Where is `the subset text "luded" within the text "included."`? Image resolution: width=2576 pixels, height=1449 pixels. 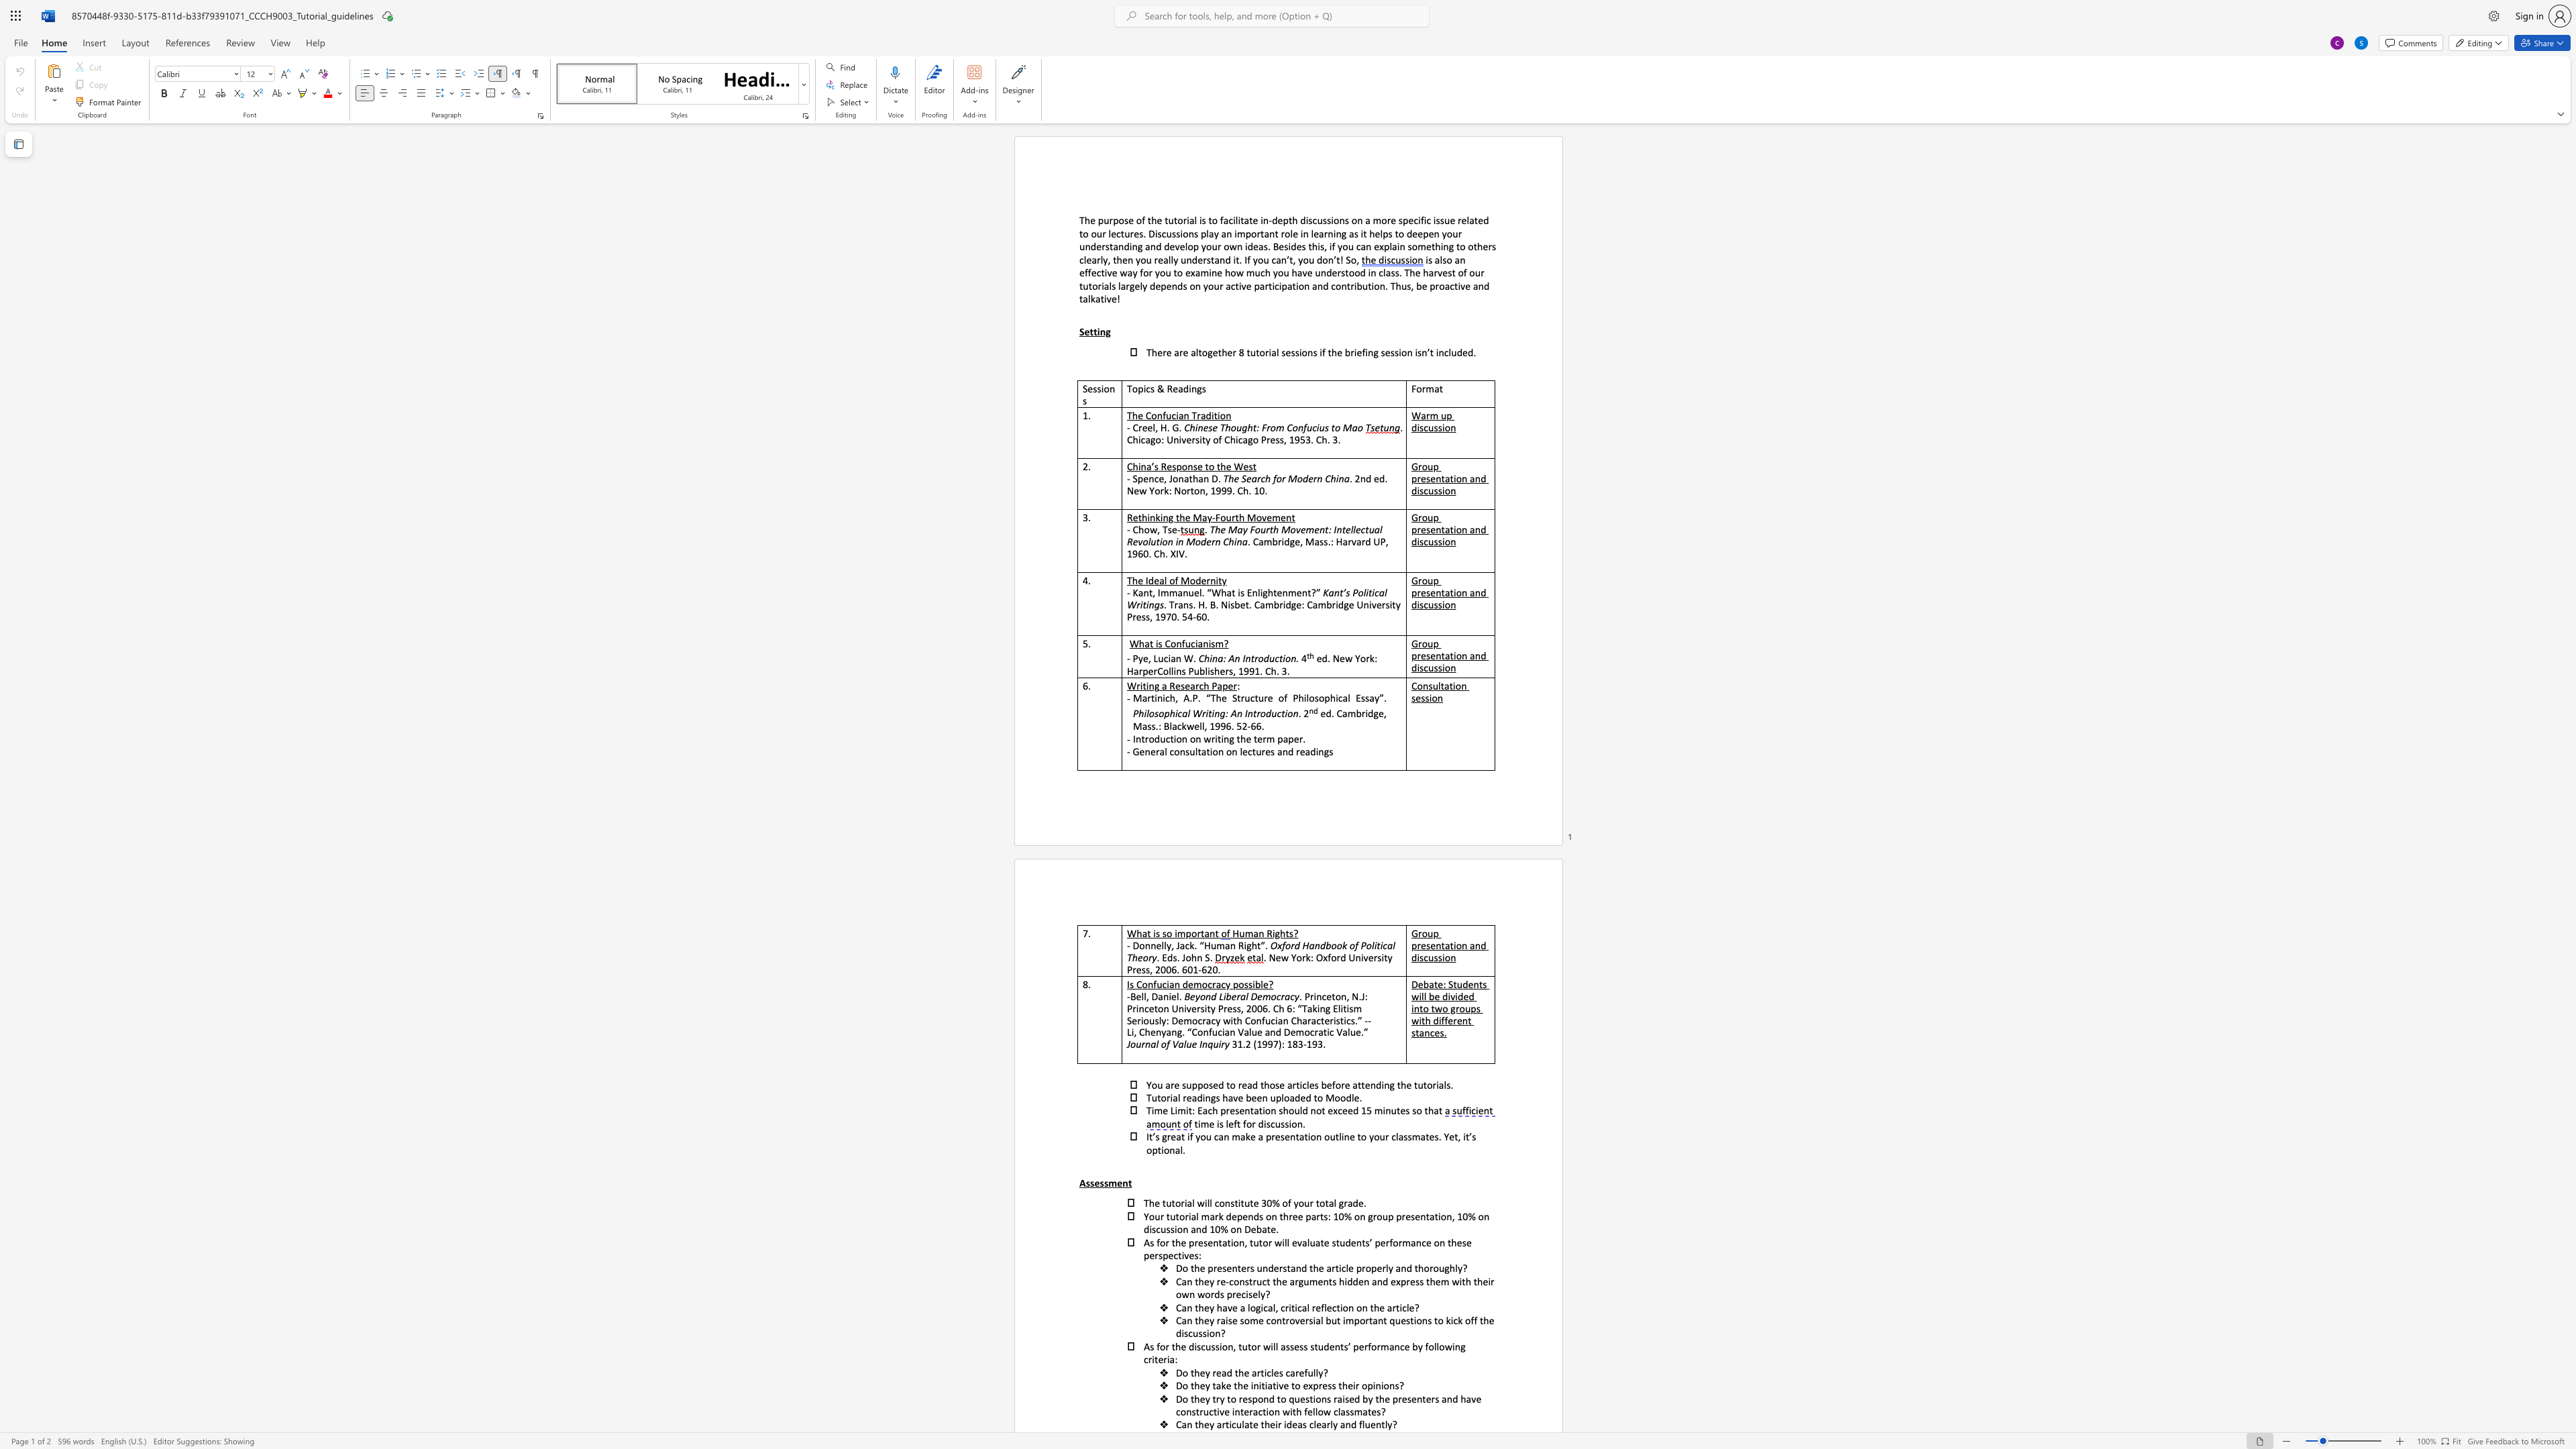 the subset text "luded" within the text "included." is located at coordinates (1448, 352).